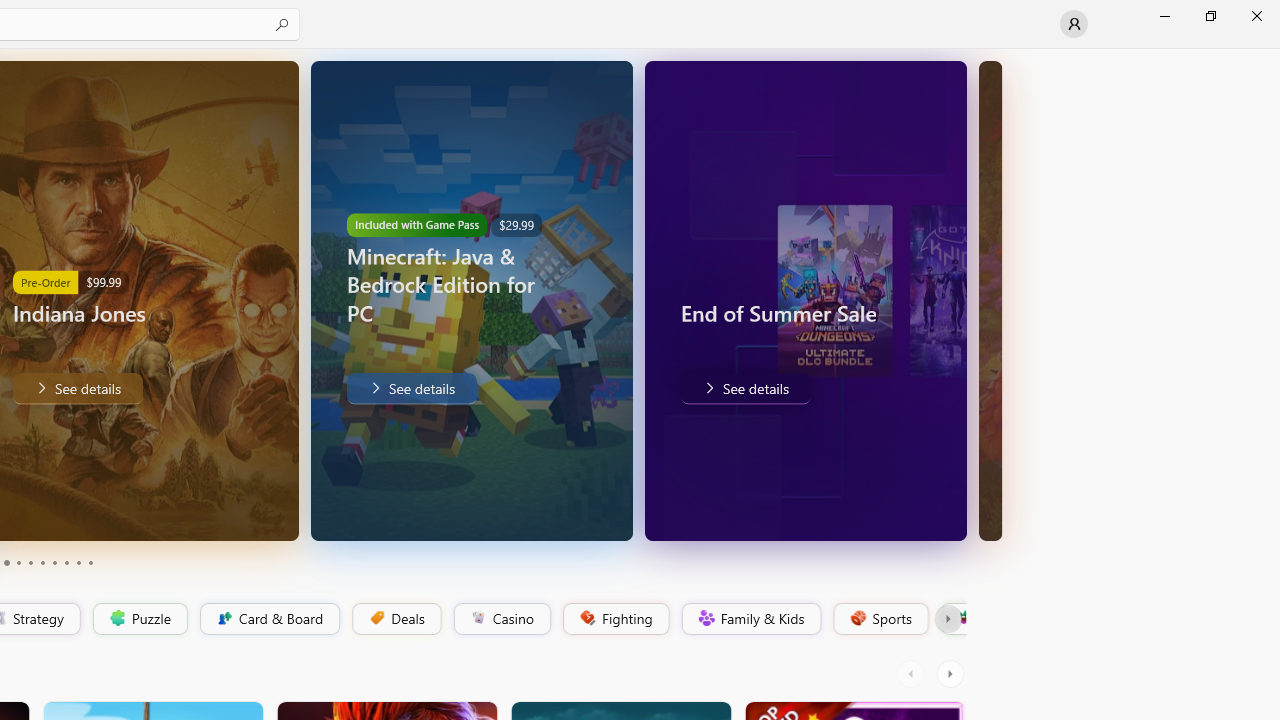 The height and width of the screenshot is (720, 1280). I want to click on 'AutomationID: LeftScrollButton', so click(912, 673).